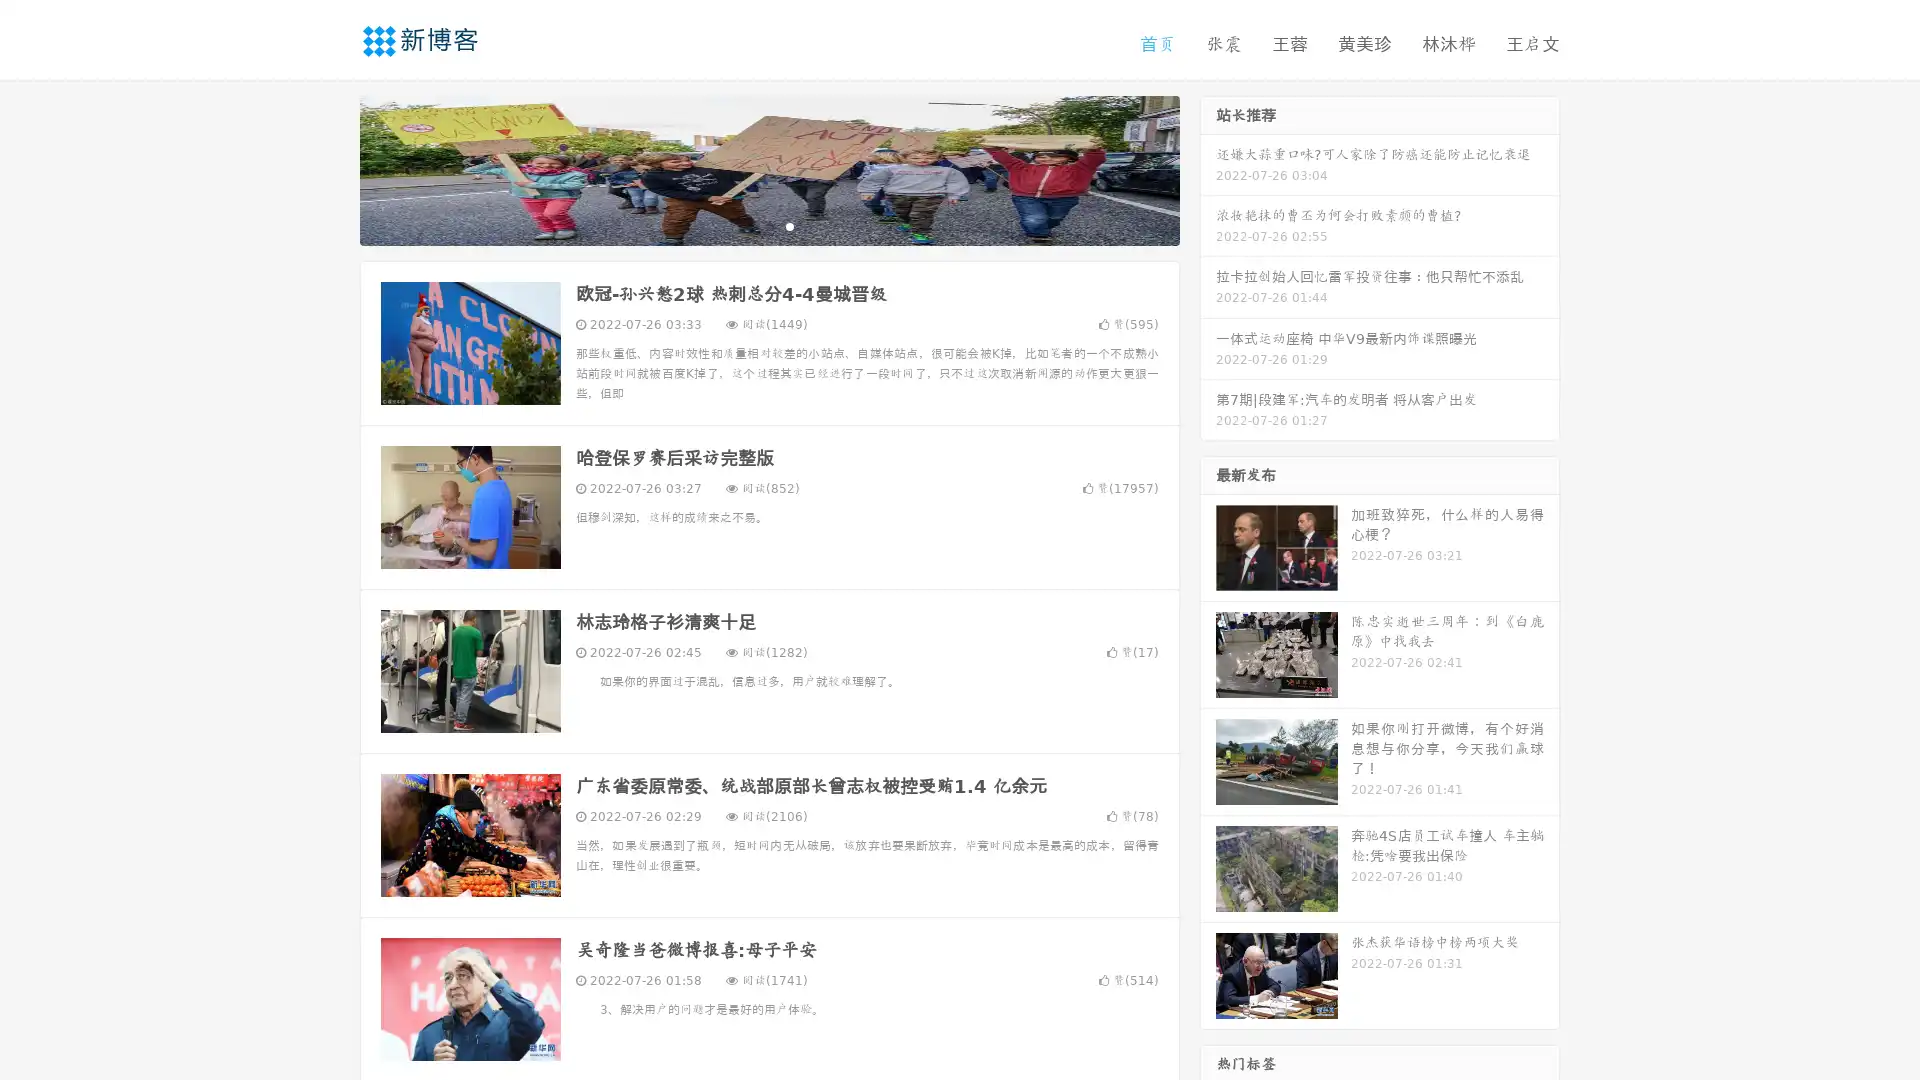 The width and height of the screenshot is (1920, 1080). I want to click on Go to slide 3, so click(789, 225).